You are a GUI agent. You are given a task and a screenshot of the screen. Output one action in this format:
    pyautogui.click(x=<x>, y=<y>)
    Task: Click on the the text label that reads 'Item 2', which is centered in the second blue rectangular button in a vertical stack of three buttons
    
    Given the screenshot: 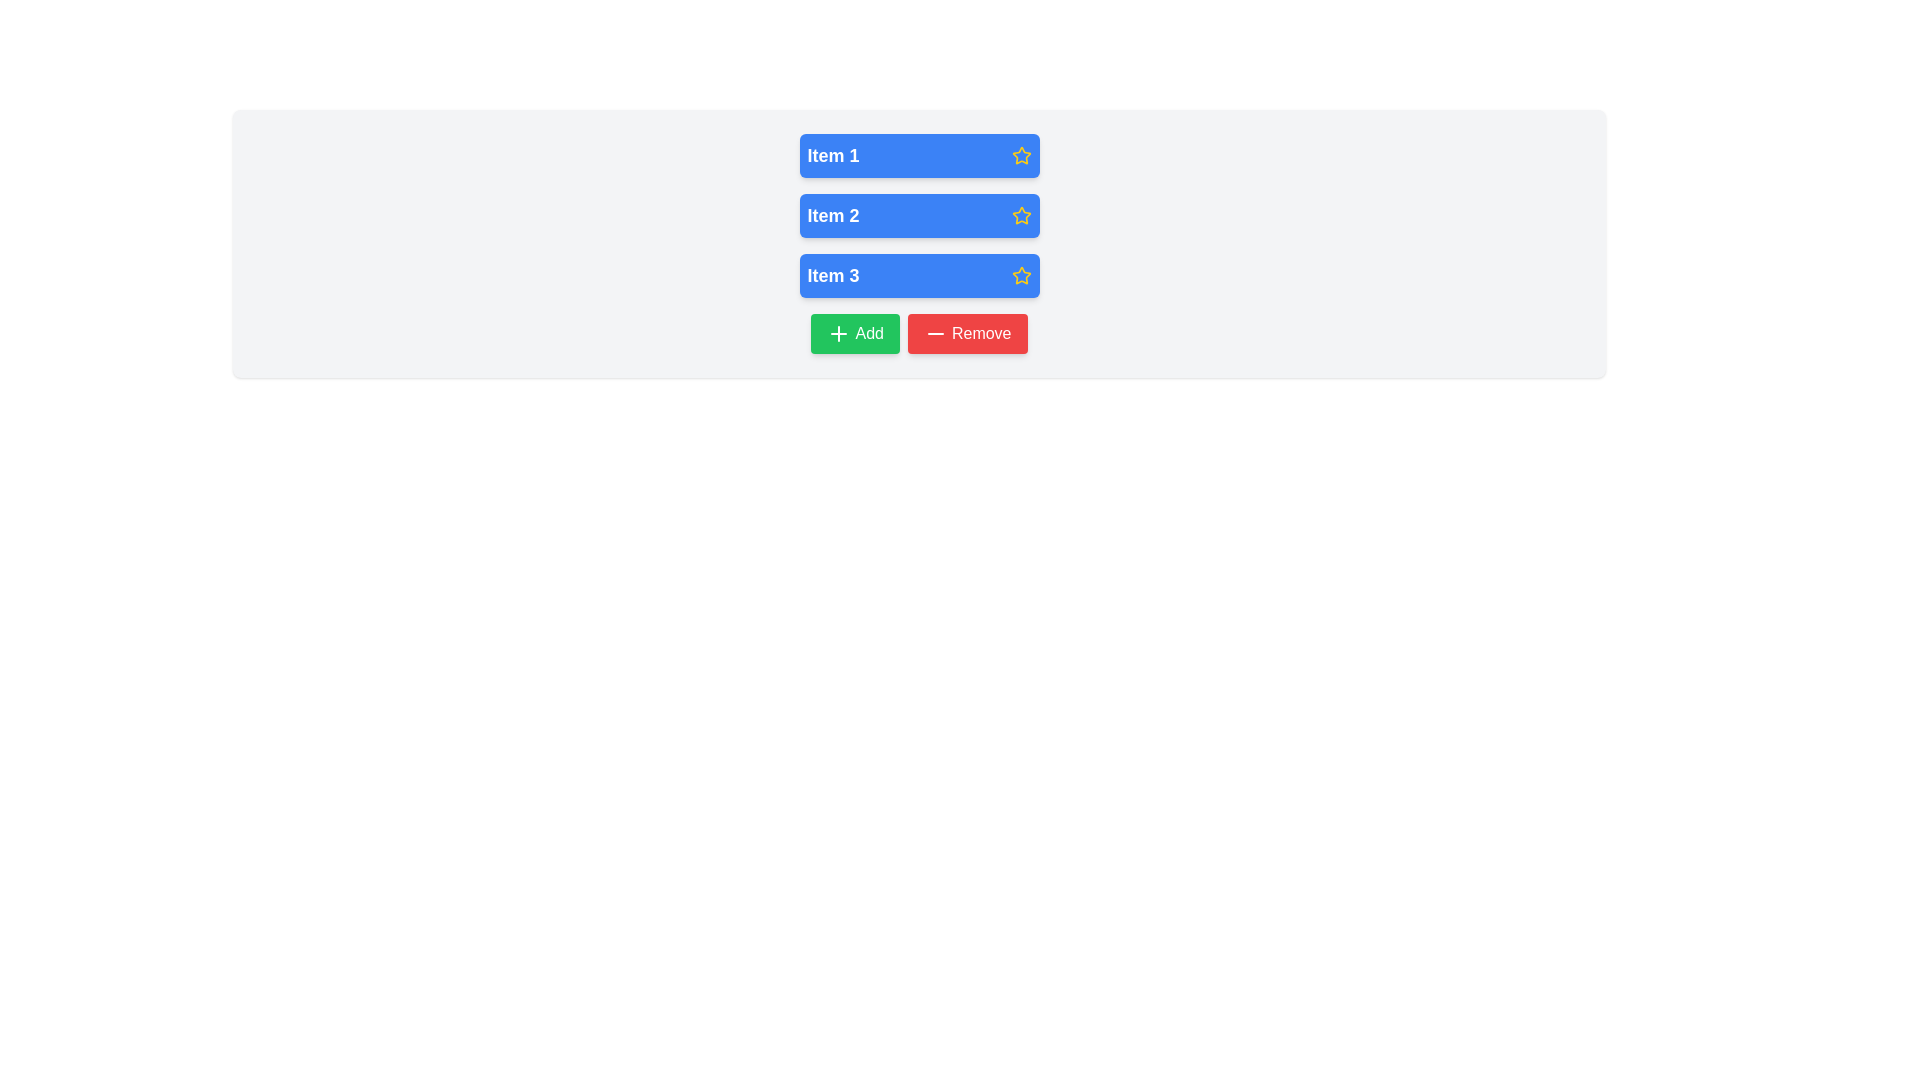 What is the action you would take?
    pyautogui.click(x=833, y=216)
    